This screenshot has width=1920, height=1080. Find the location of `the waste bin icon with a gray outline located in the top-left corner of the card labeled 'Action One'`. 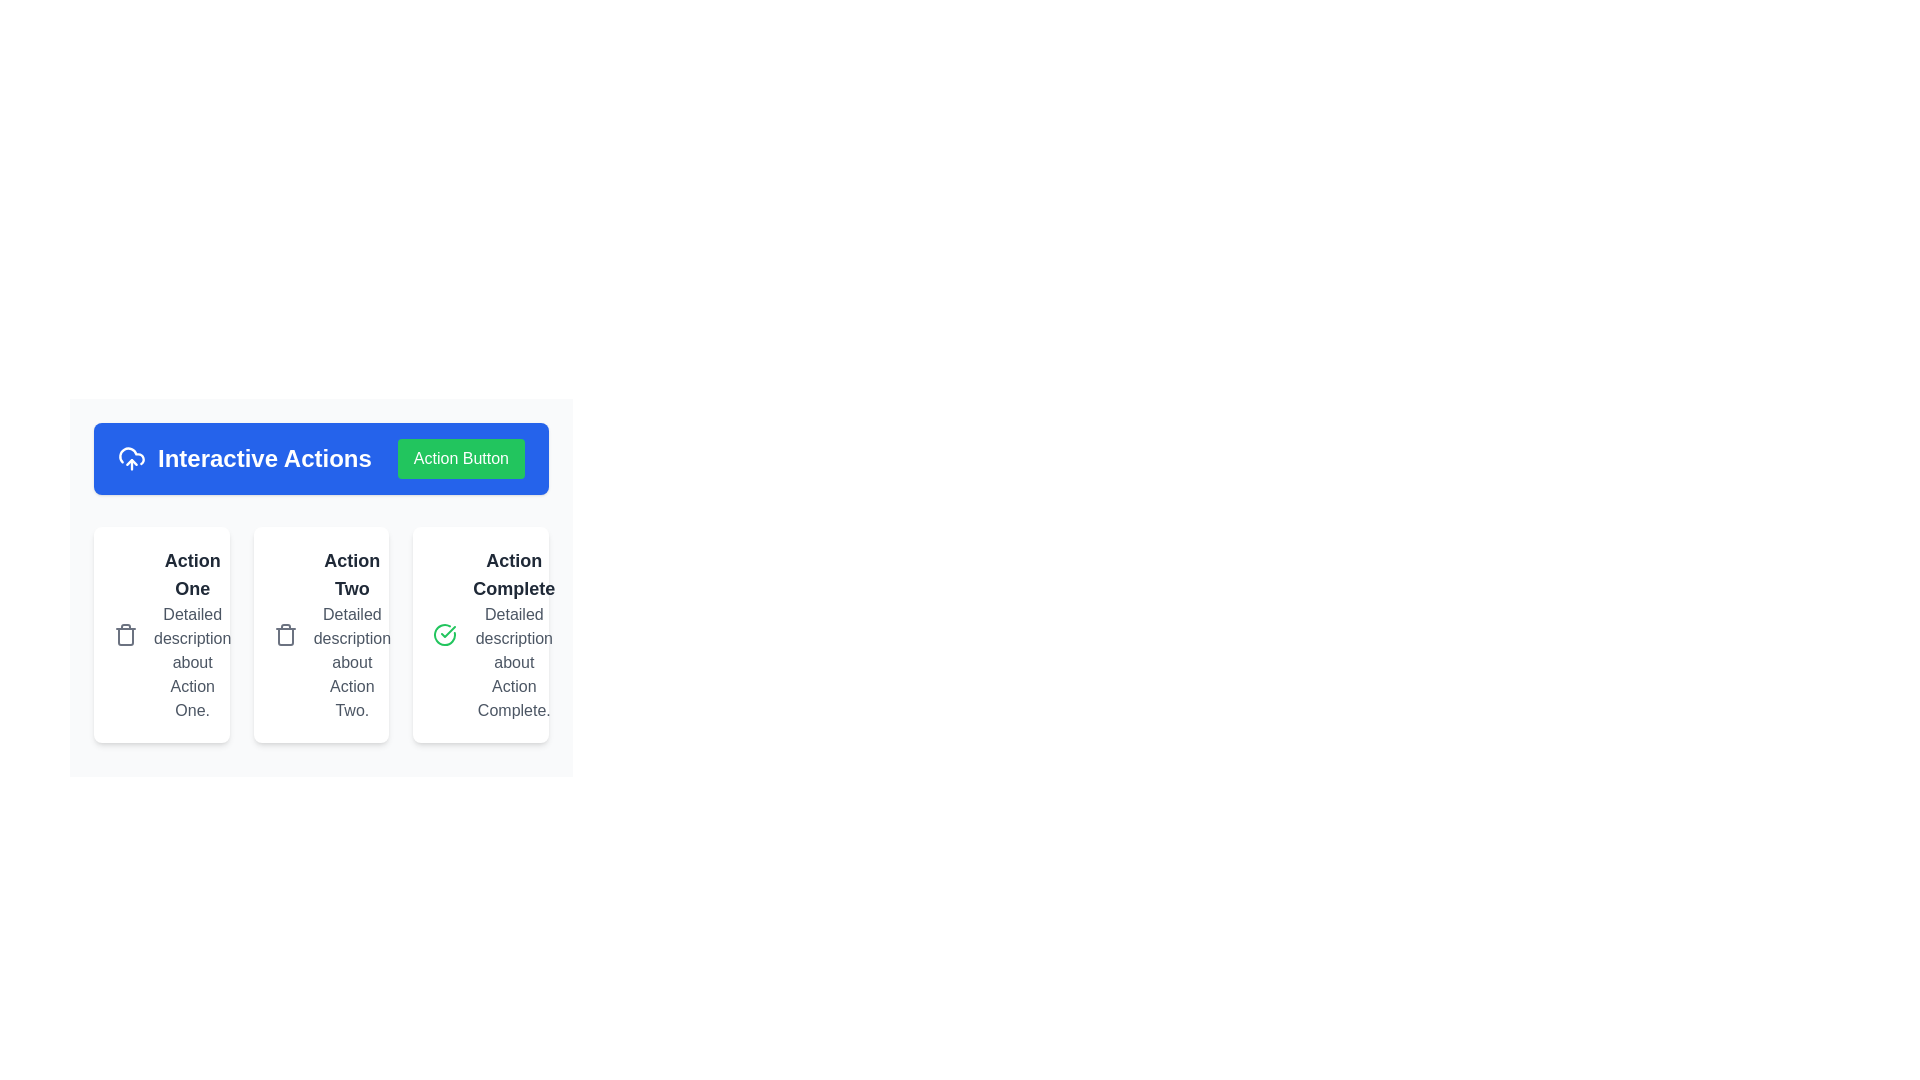

the waste bin icon with a gray outline located in the top-left corner of the card labeled 'Action One' is located at coordinates (124, 635).